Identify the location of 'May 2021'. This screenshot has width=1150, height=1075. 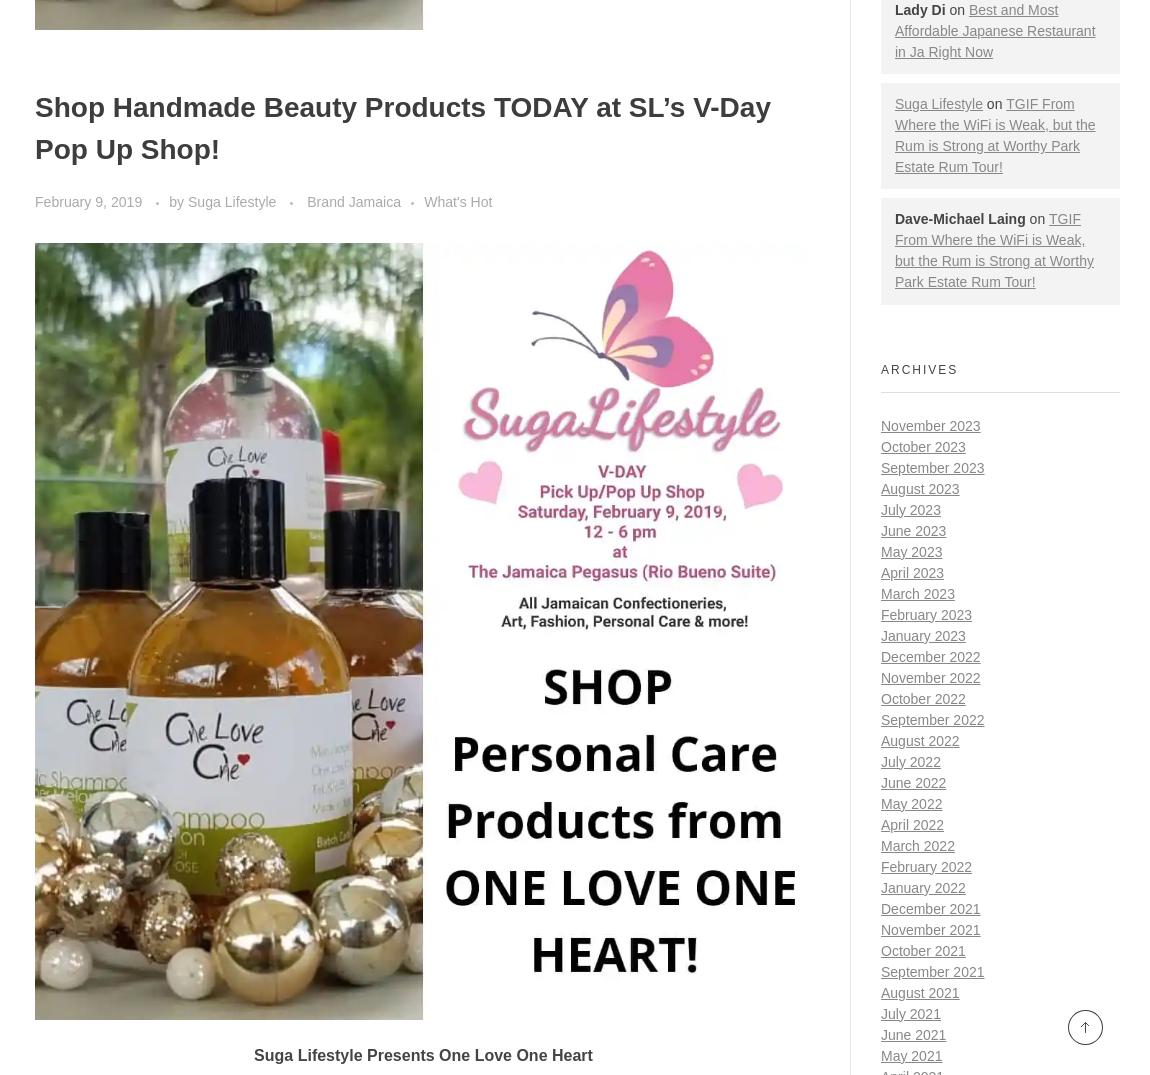
(911, 1055).